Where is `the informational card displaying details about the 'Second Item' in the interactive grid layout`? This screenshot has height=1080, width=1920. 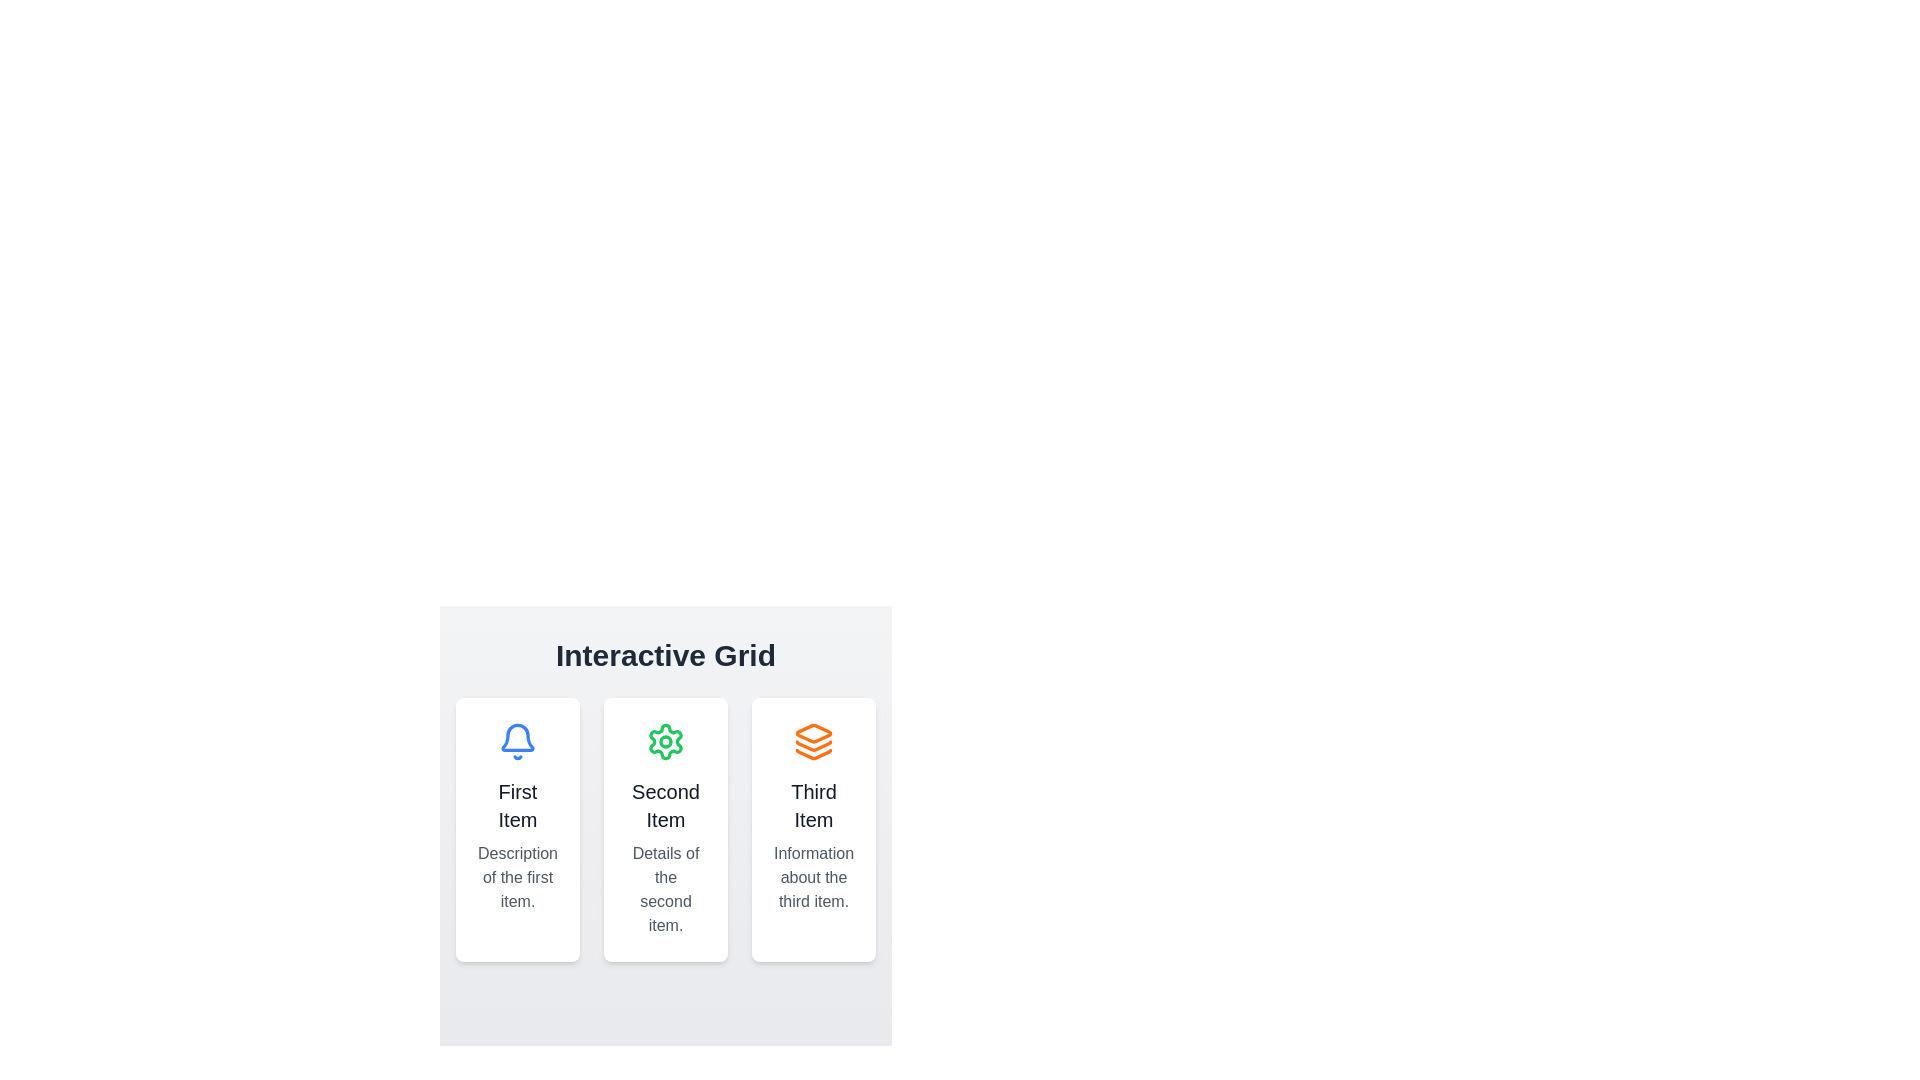 the informational card displaying details about the 'Second Item' in the interactive grid layout is located at coordinates (666, 813).